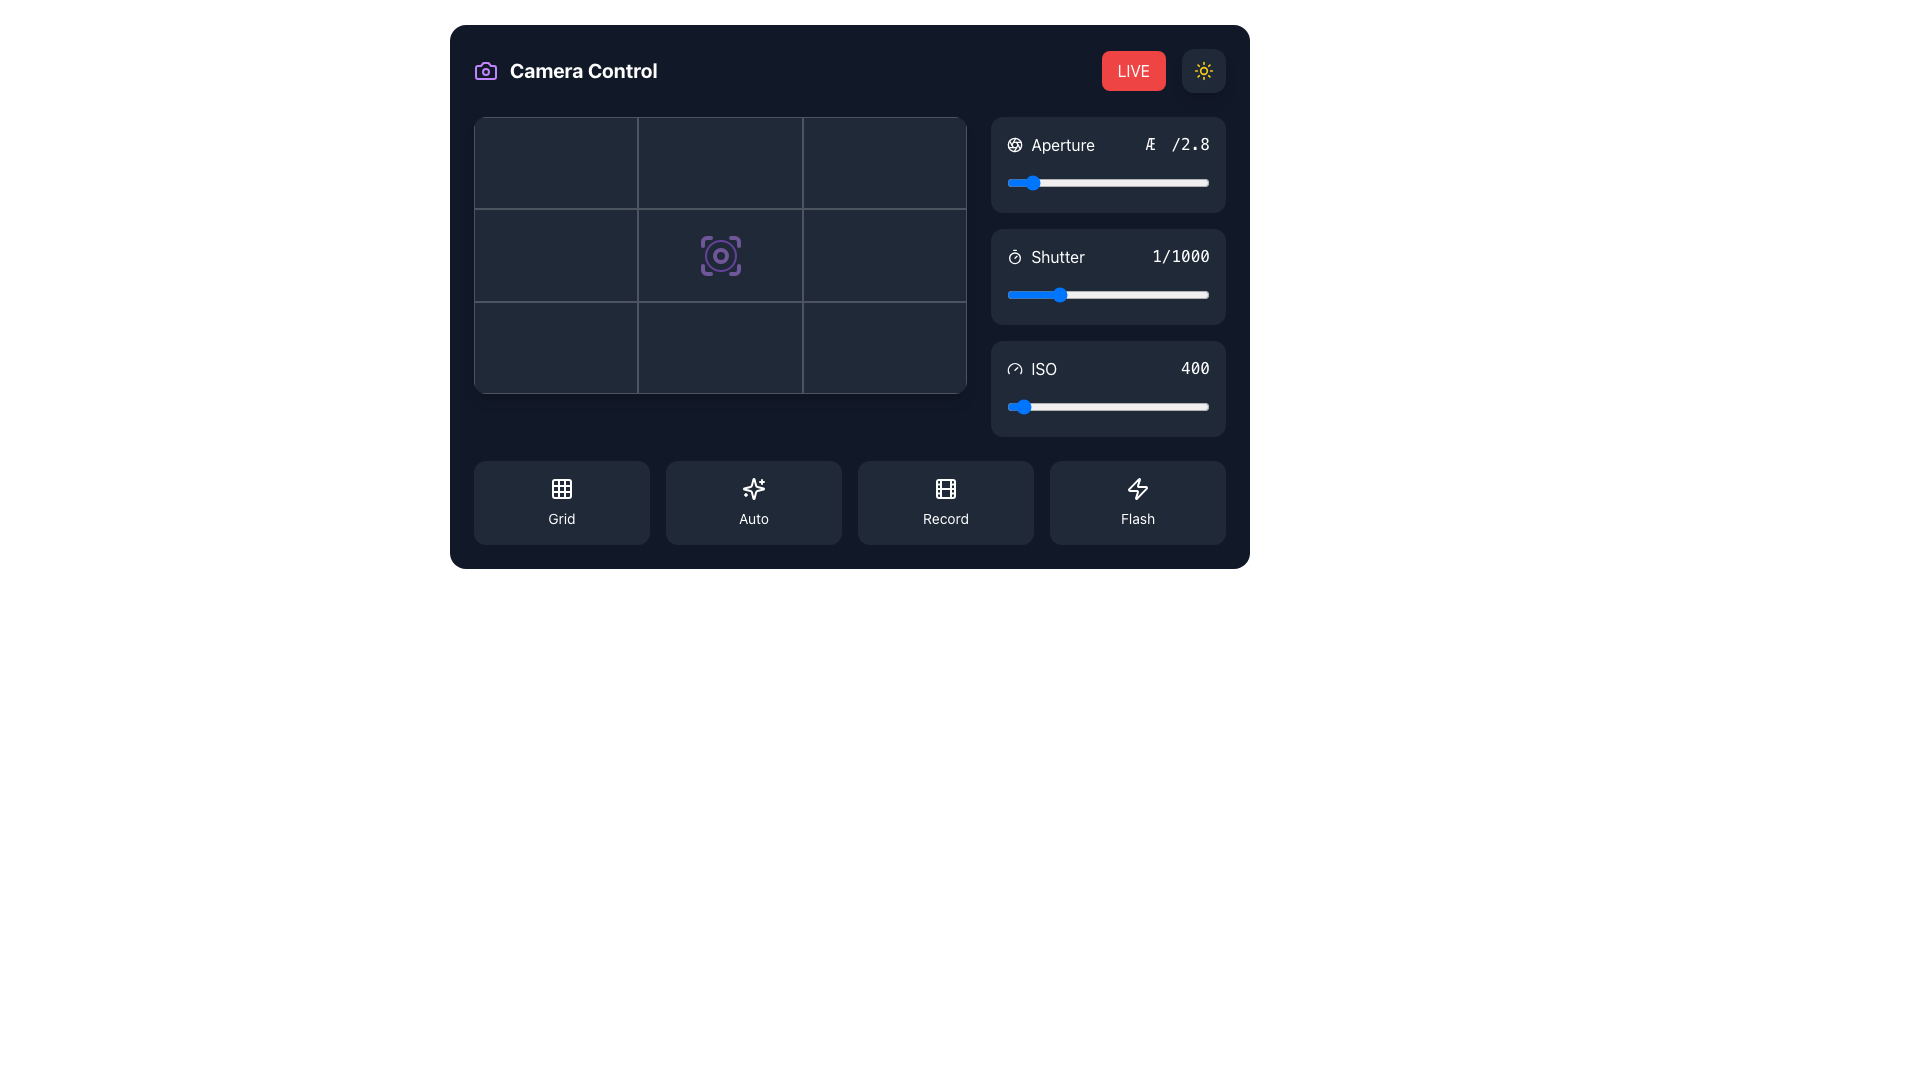  I want to click on ISO value, so click(1106, 406).